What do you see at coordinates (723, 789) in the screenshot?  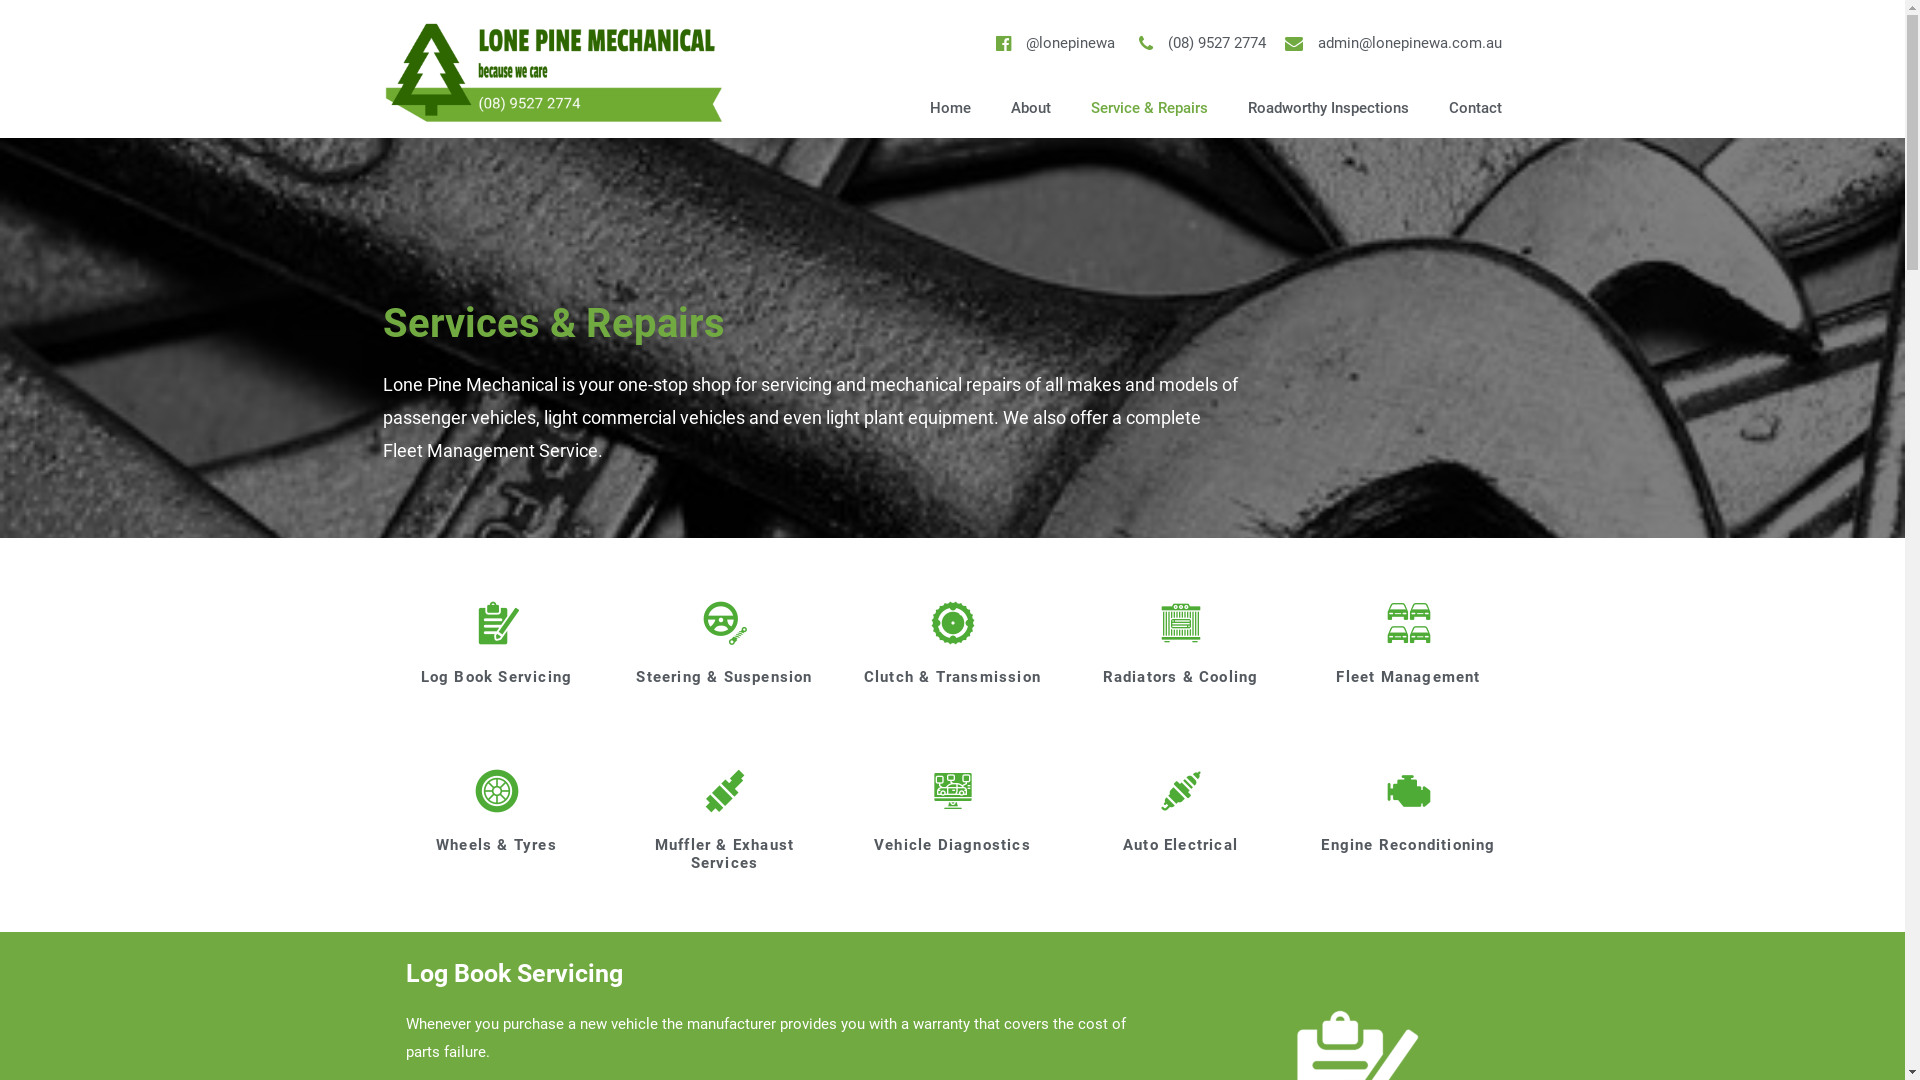 I see `'exhaust'` at bounding box center [723, 789].